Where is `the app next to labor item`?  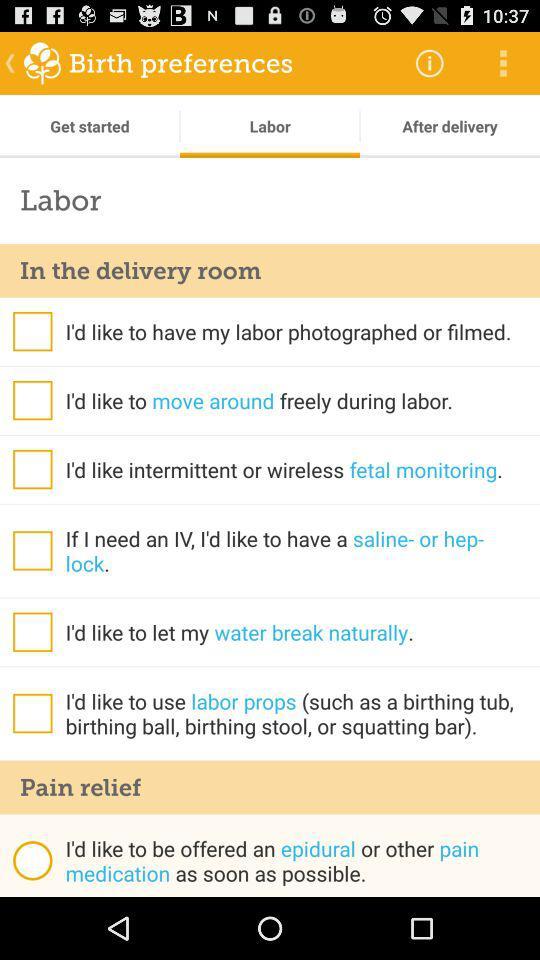
the app next to labor item is located at coordinates (89, 125).